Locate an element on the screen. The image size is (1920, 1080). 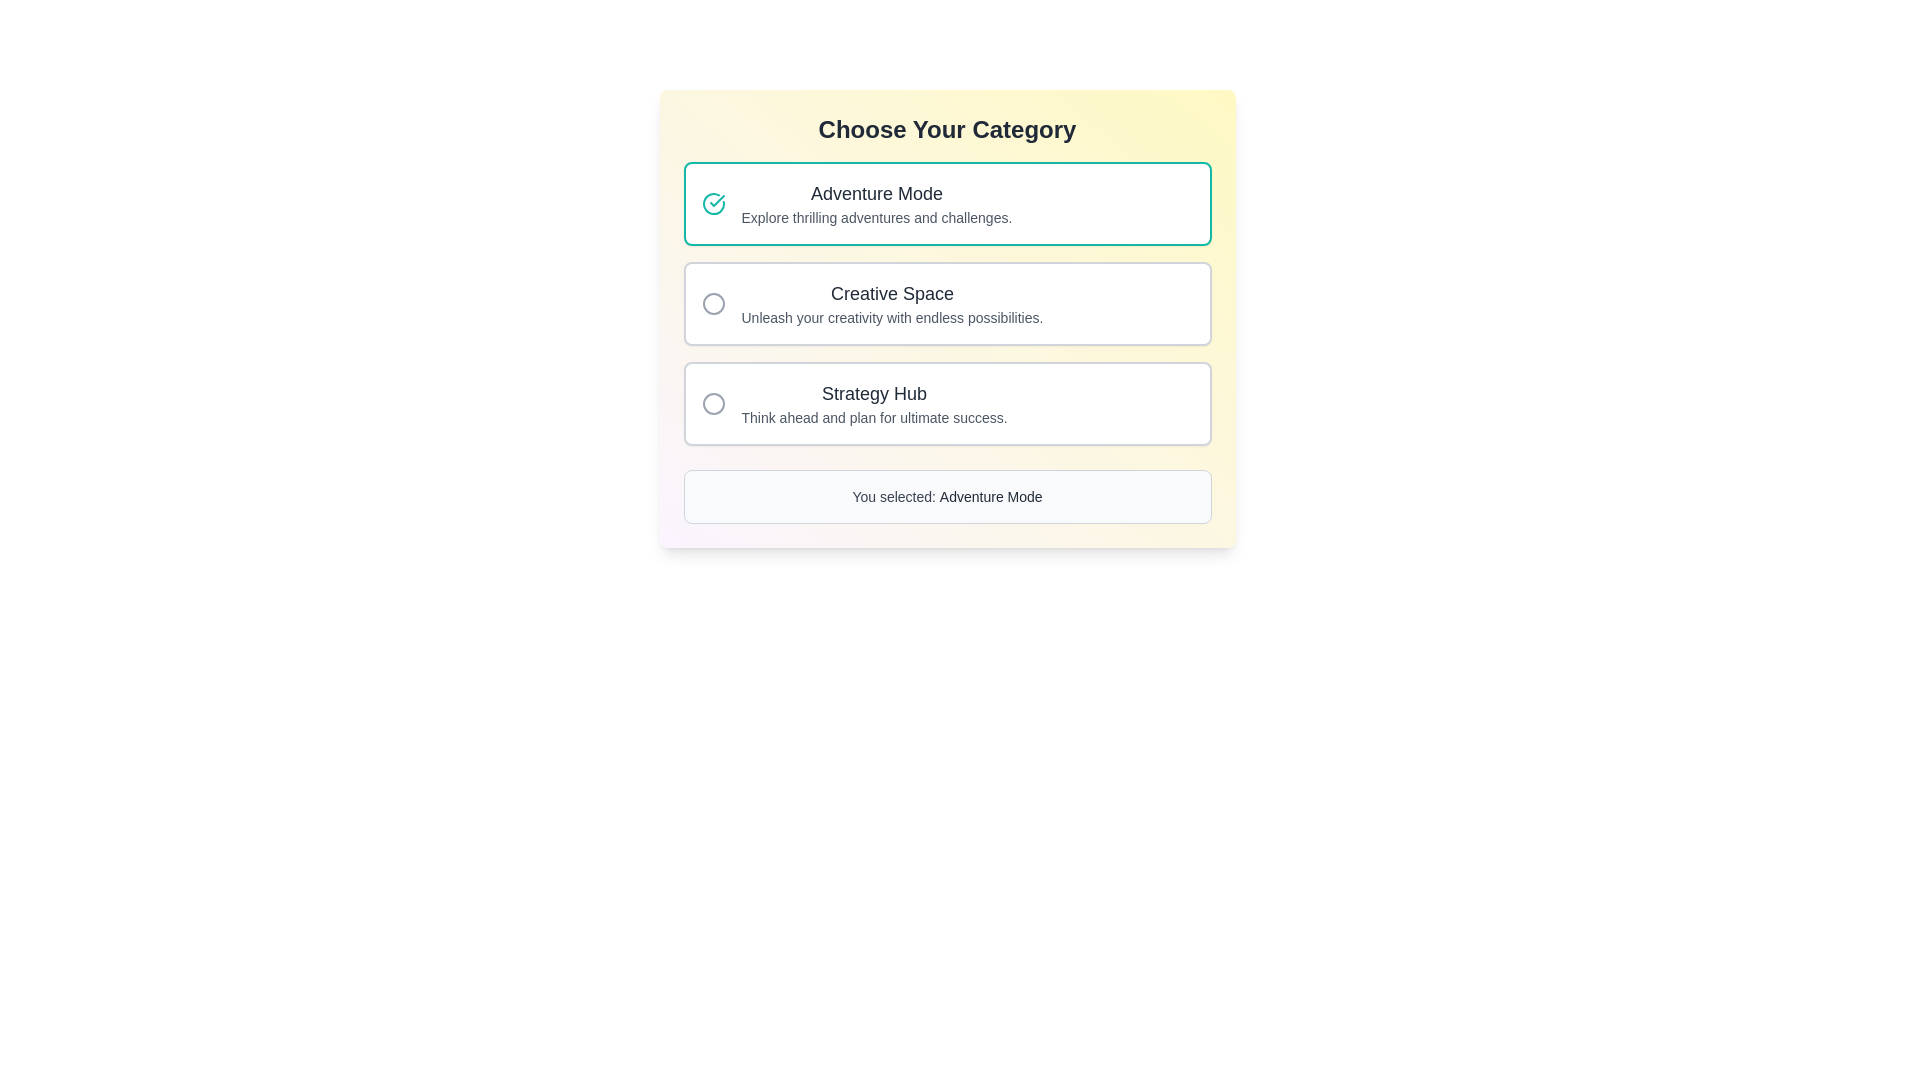
the 'Adventure Mode' selectable option, which is the first option in the 'Choose Your Category' stack, featuring a teal checkmark icon and bold title is located at coordinates (946, 204).